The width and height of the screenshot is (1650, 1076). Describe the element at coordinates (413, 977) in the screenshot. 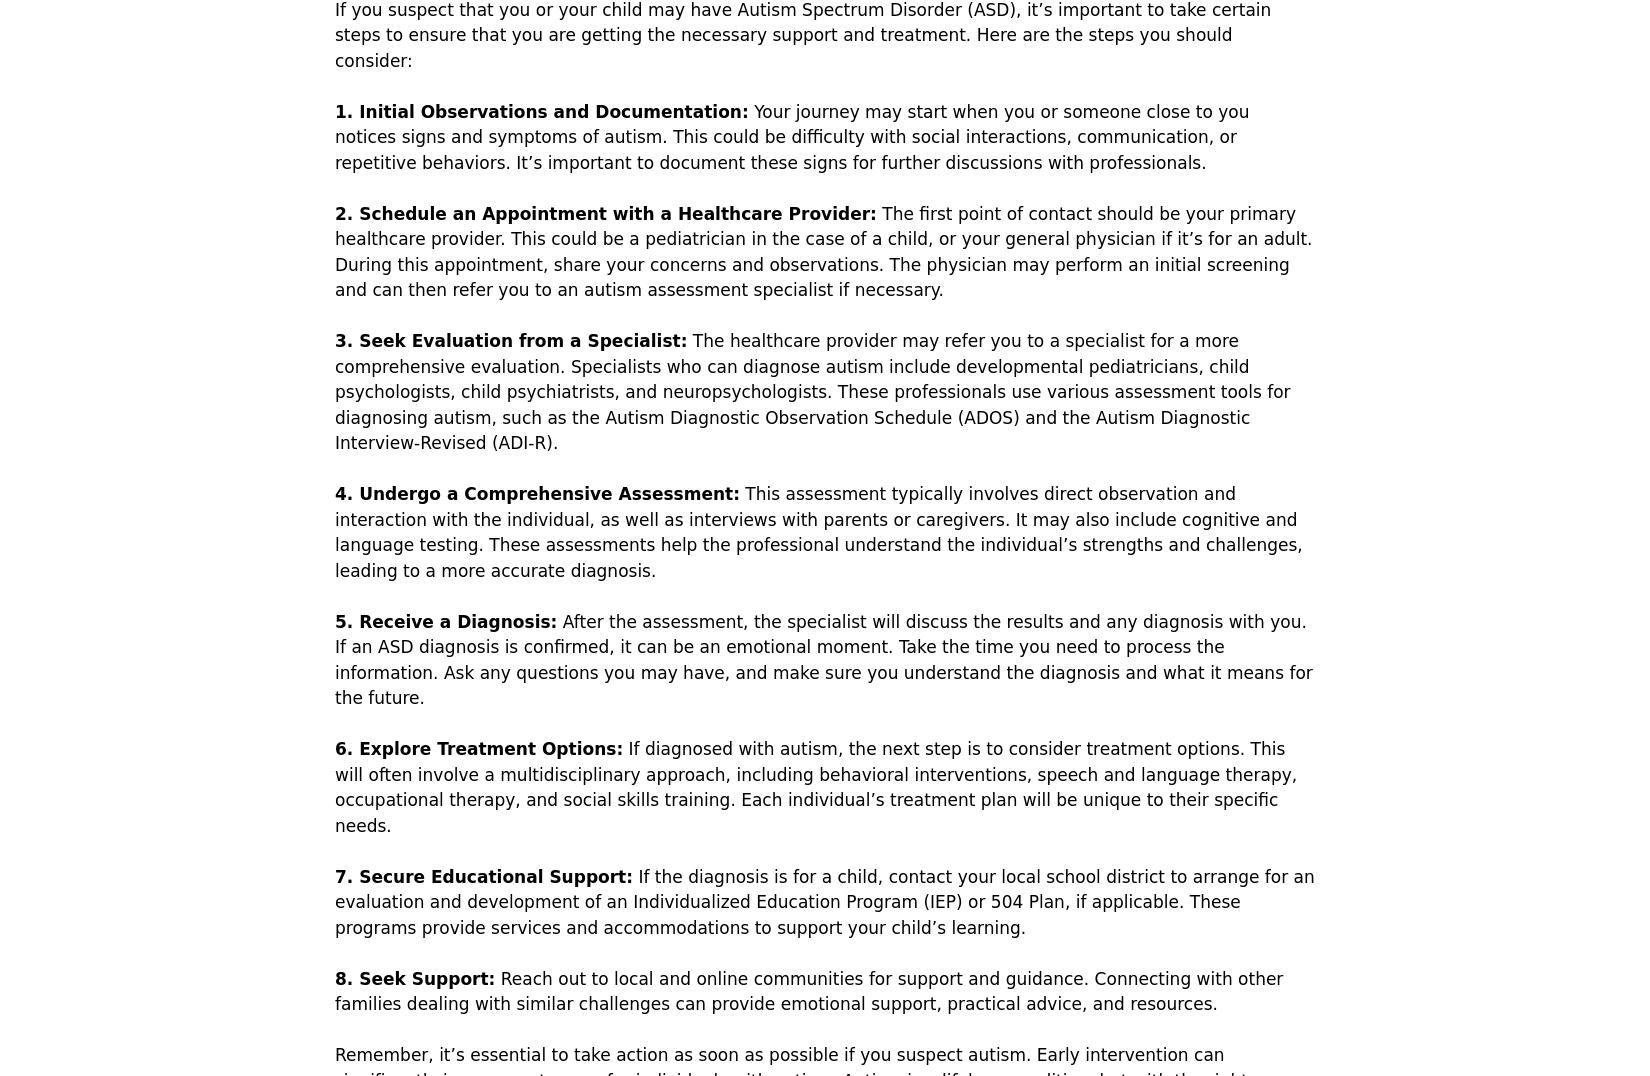

I see `'8. Seek Support:'` at that location.